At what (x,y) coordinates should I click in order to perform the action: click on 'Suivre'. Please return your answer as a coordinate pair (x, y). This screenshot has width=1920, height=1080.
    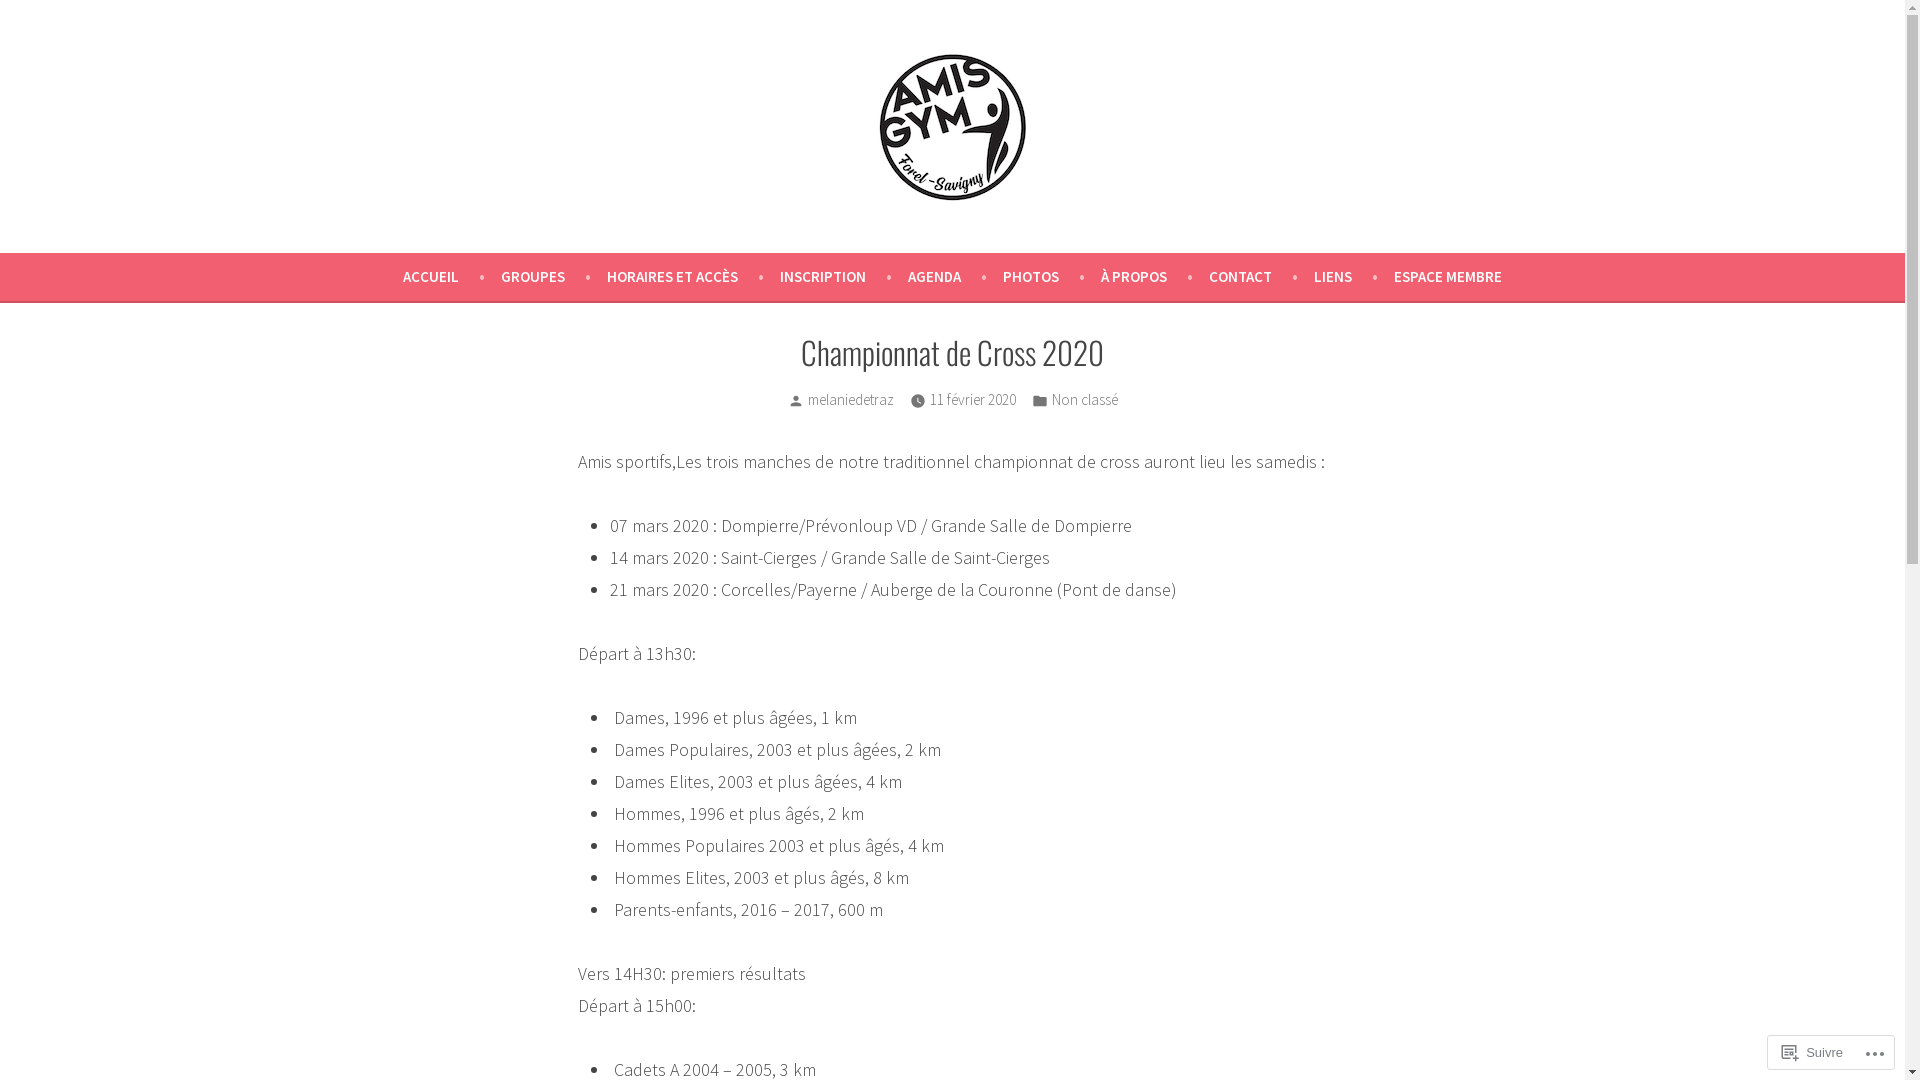
    Looking at the image, I should click on (1774, 1051).